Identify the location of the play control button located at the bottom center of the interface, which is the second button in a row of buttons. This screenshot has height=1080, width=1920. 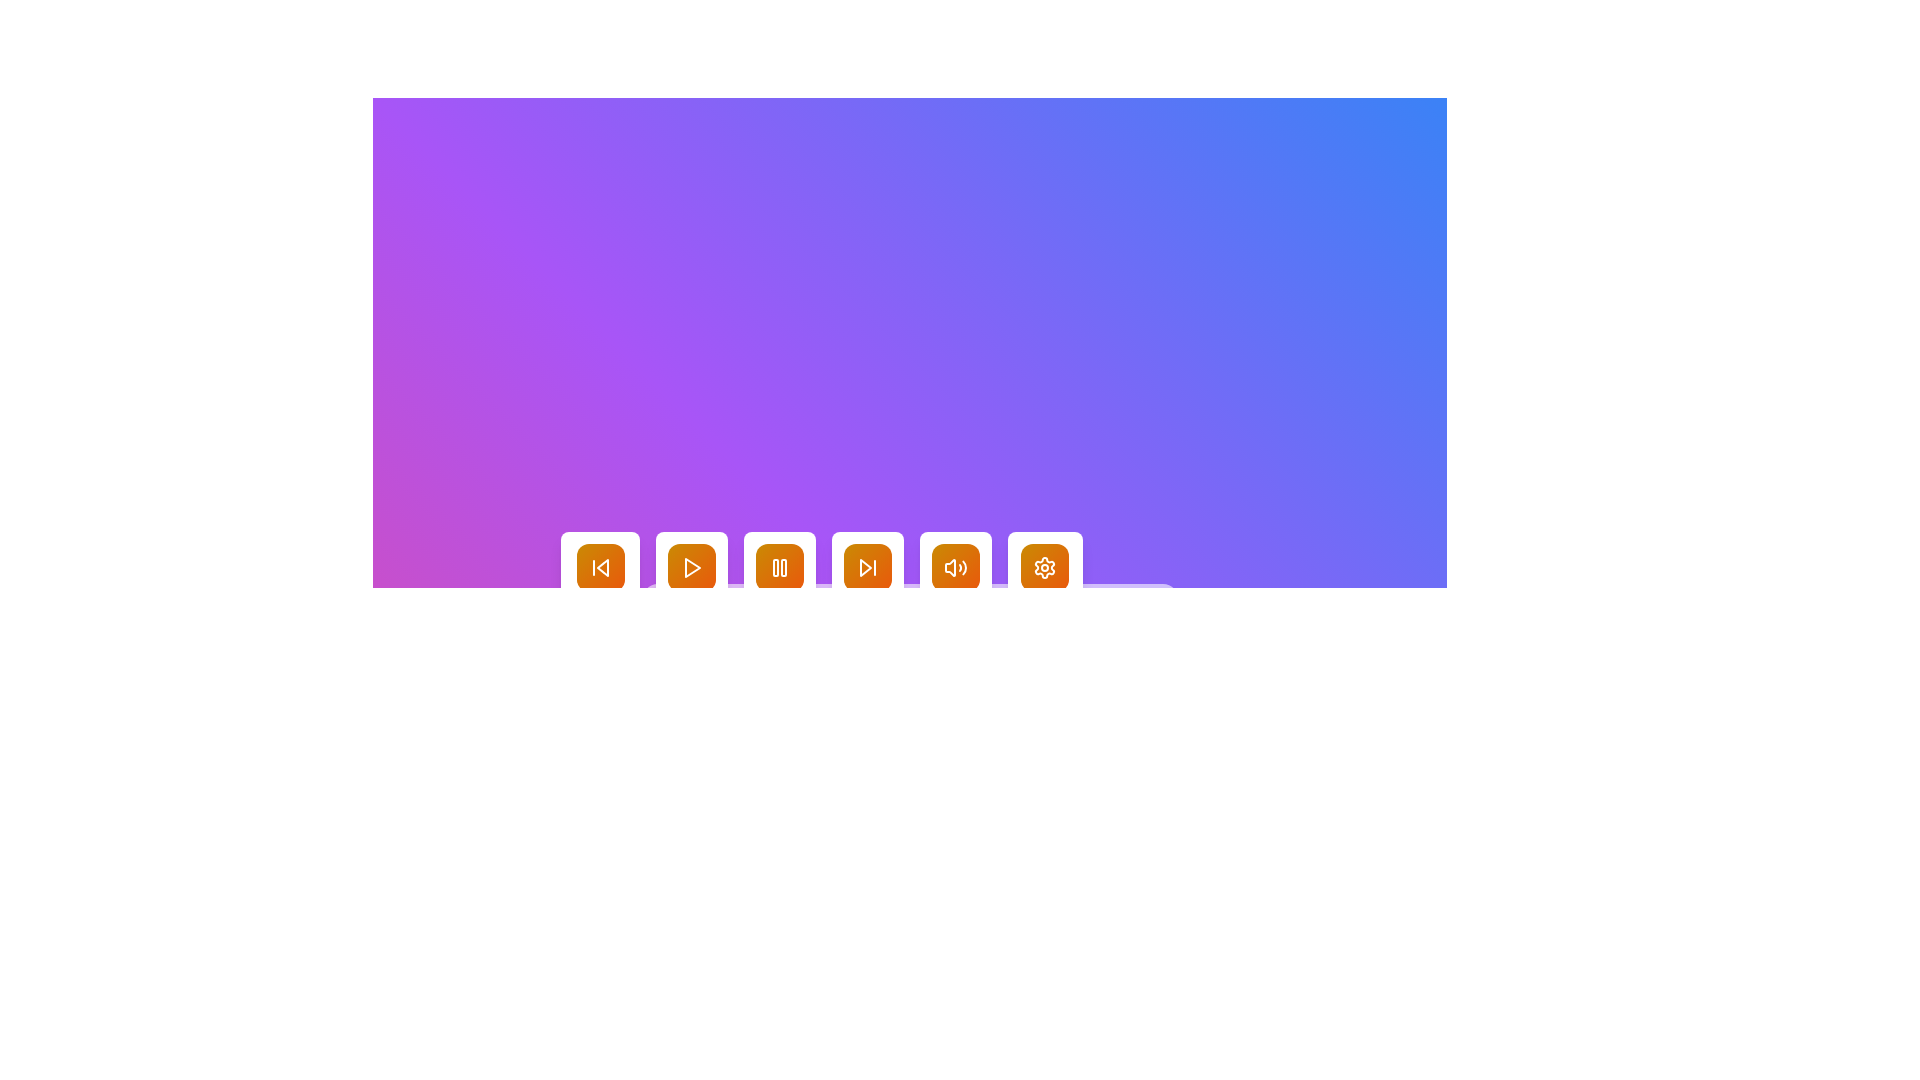
(691, 567).